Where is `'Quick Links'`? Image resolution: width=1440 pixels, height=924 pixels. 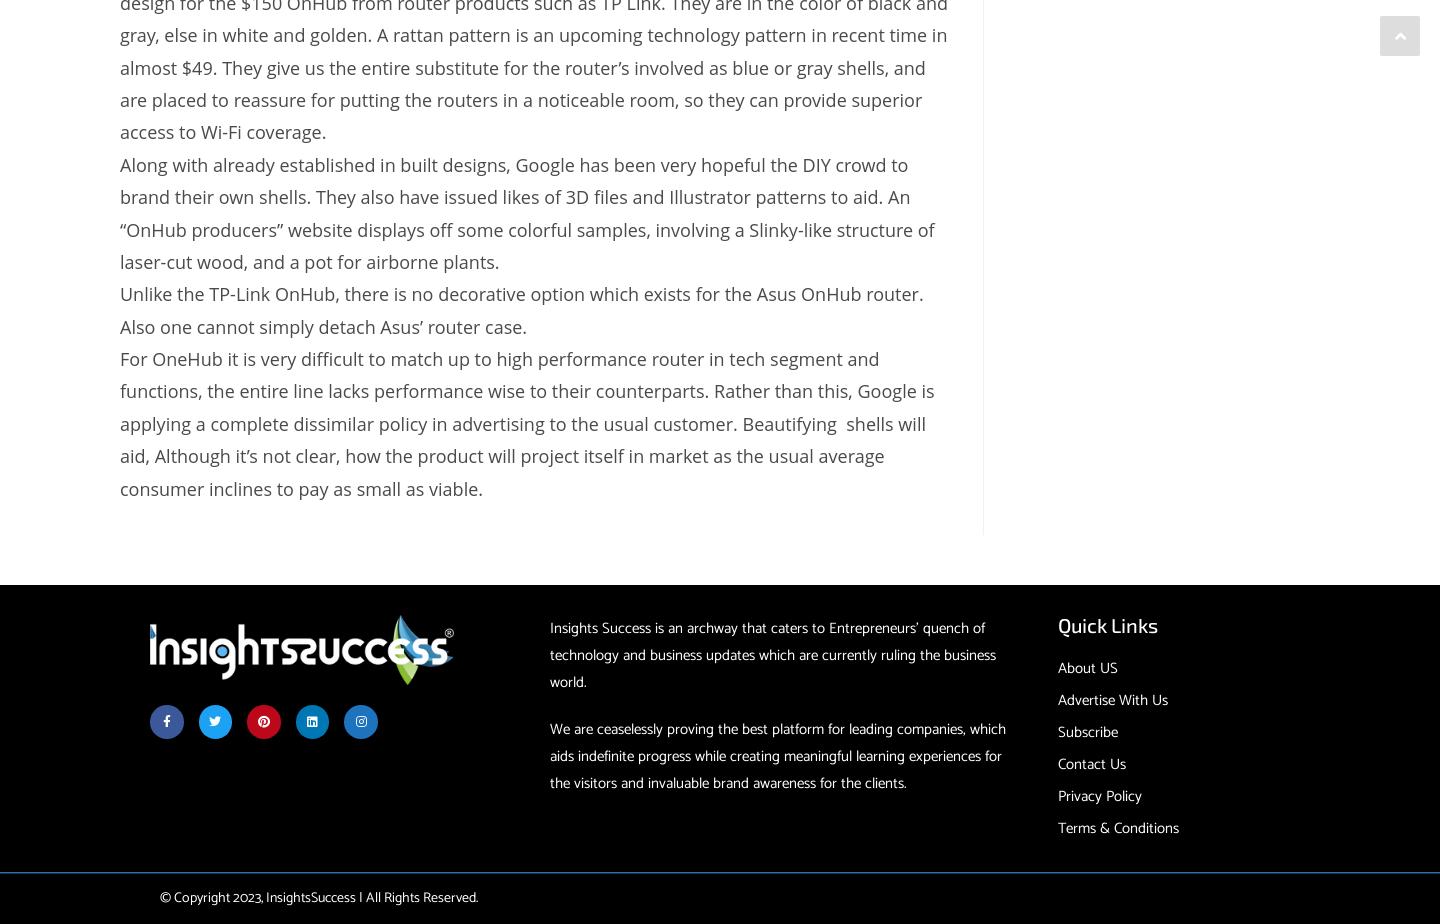 'Quick Links' is located at coordinates (1106, 624).